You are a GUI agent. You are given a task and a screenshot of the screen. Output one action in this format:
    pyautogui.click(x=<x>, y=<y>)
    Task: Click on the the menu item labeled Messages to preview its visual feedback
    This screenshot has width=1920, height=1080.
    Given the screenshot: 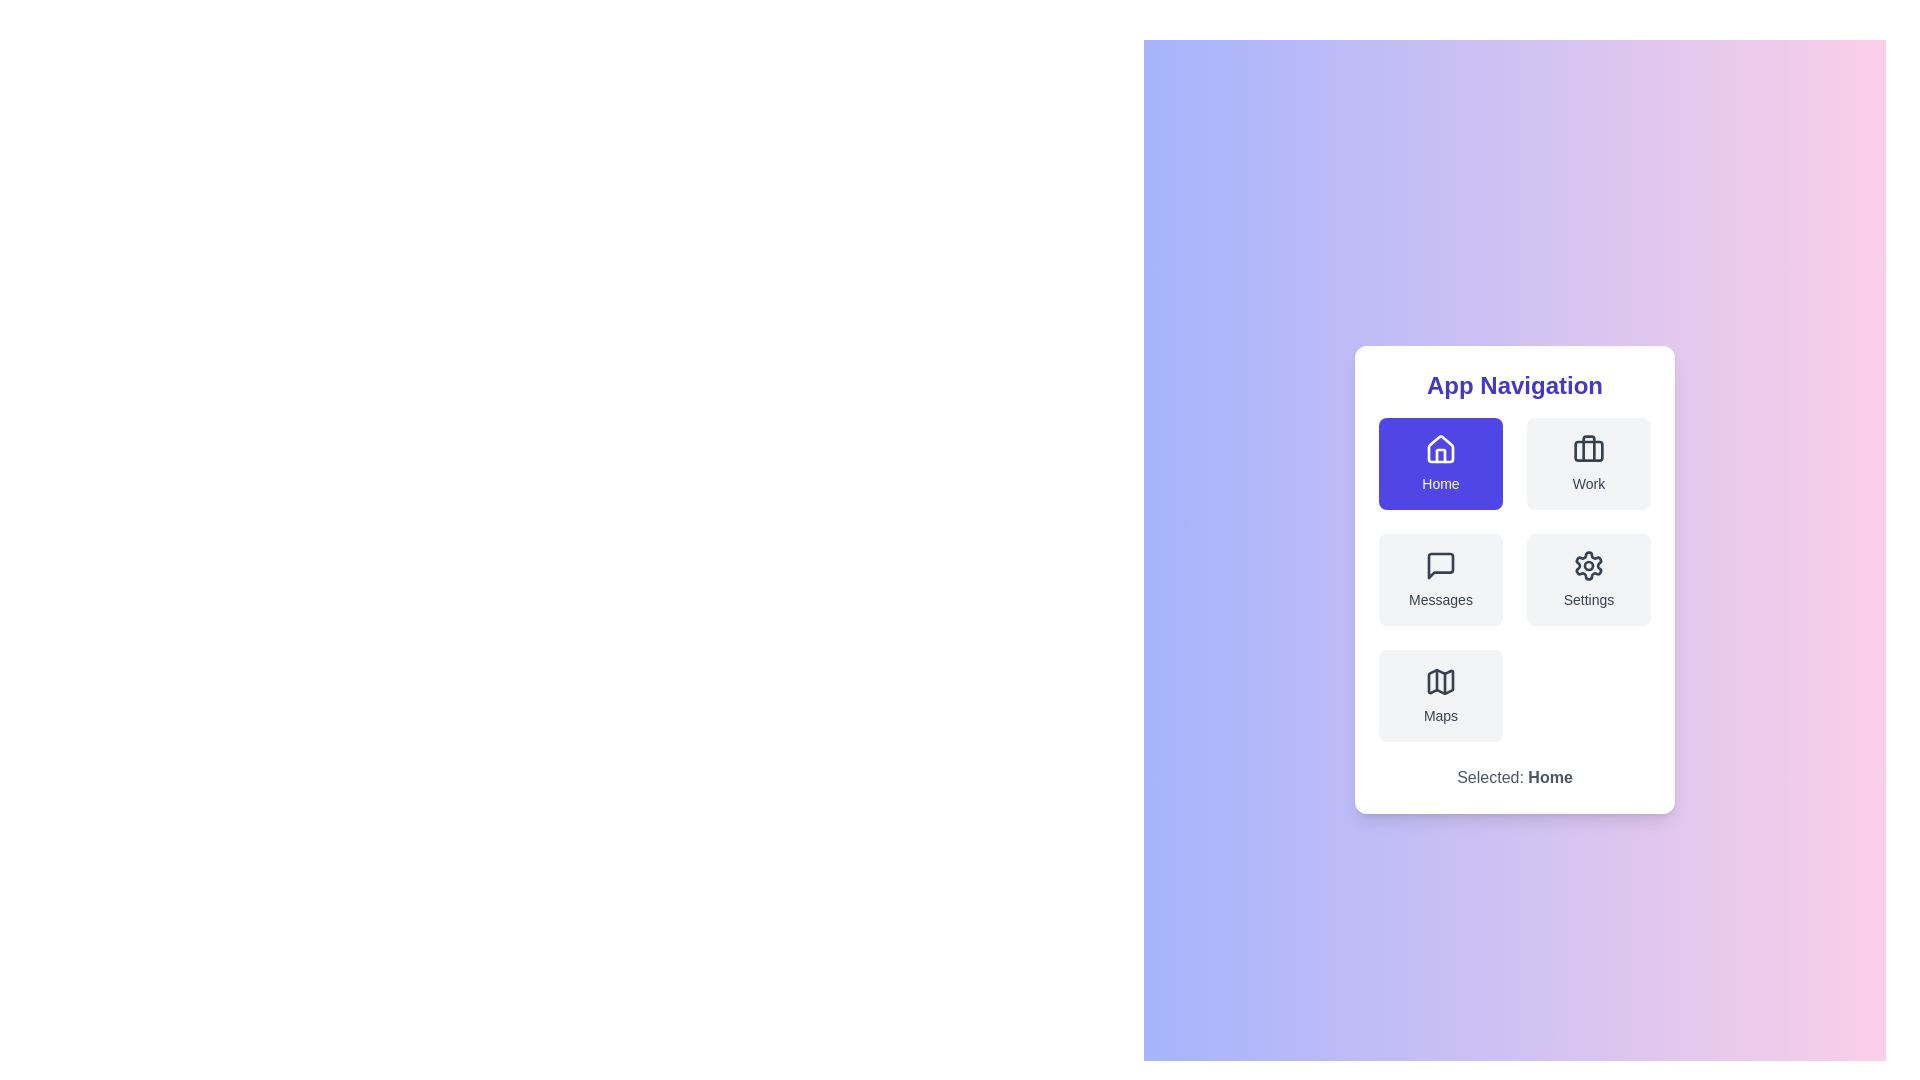 What is the action you would take?
    pyautogui.click(x=1440, y=579)
    